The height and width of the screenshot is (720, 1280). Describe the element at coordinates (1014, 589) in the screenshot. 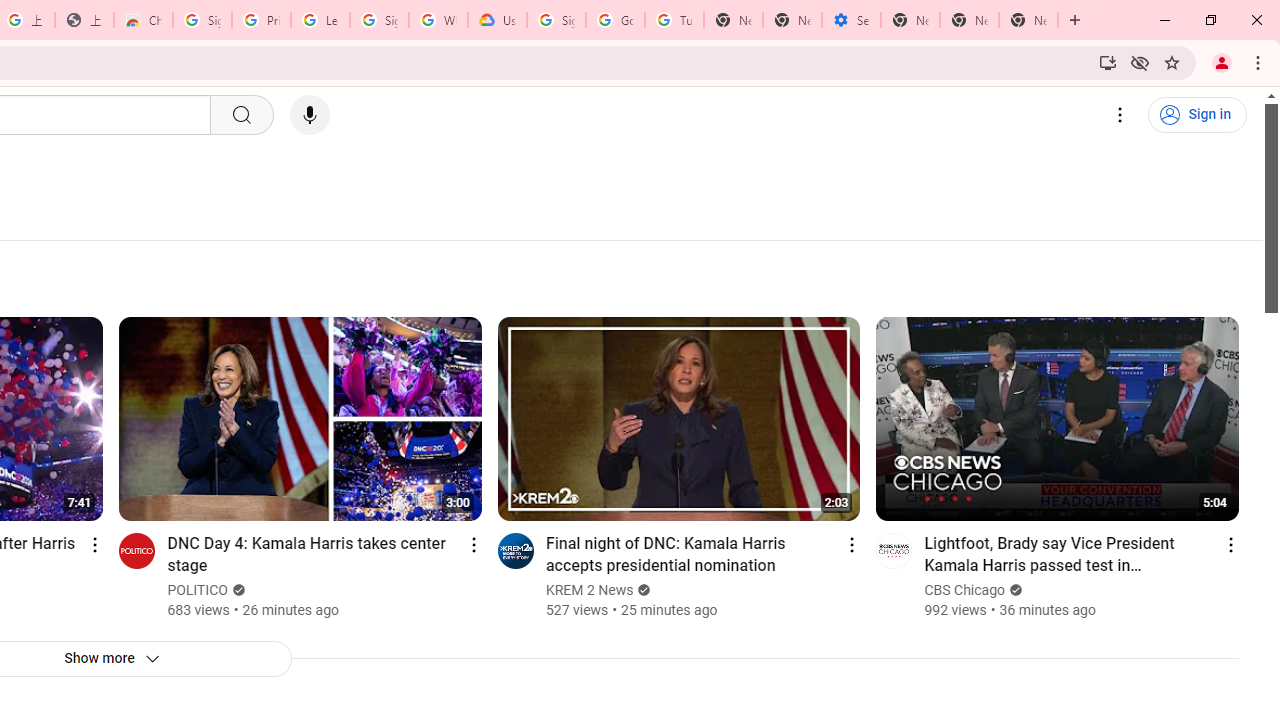

I see `'Verified'` at that location.